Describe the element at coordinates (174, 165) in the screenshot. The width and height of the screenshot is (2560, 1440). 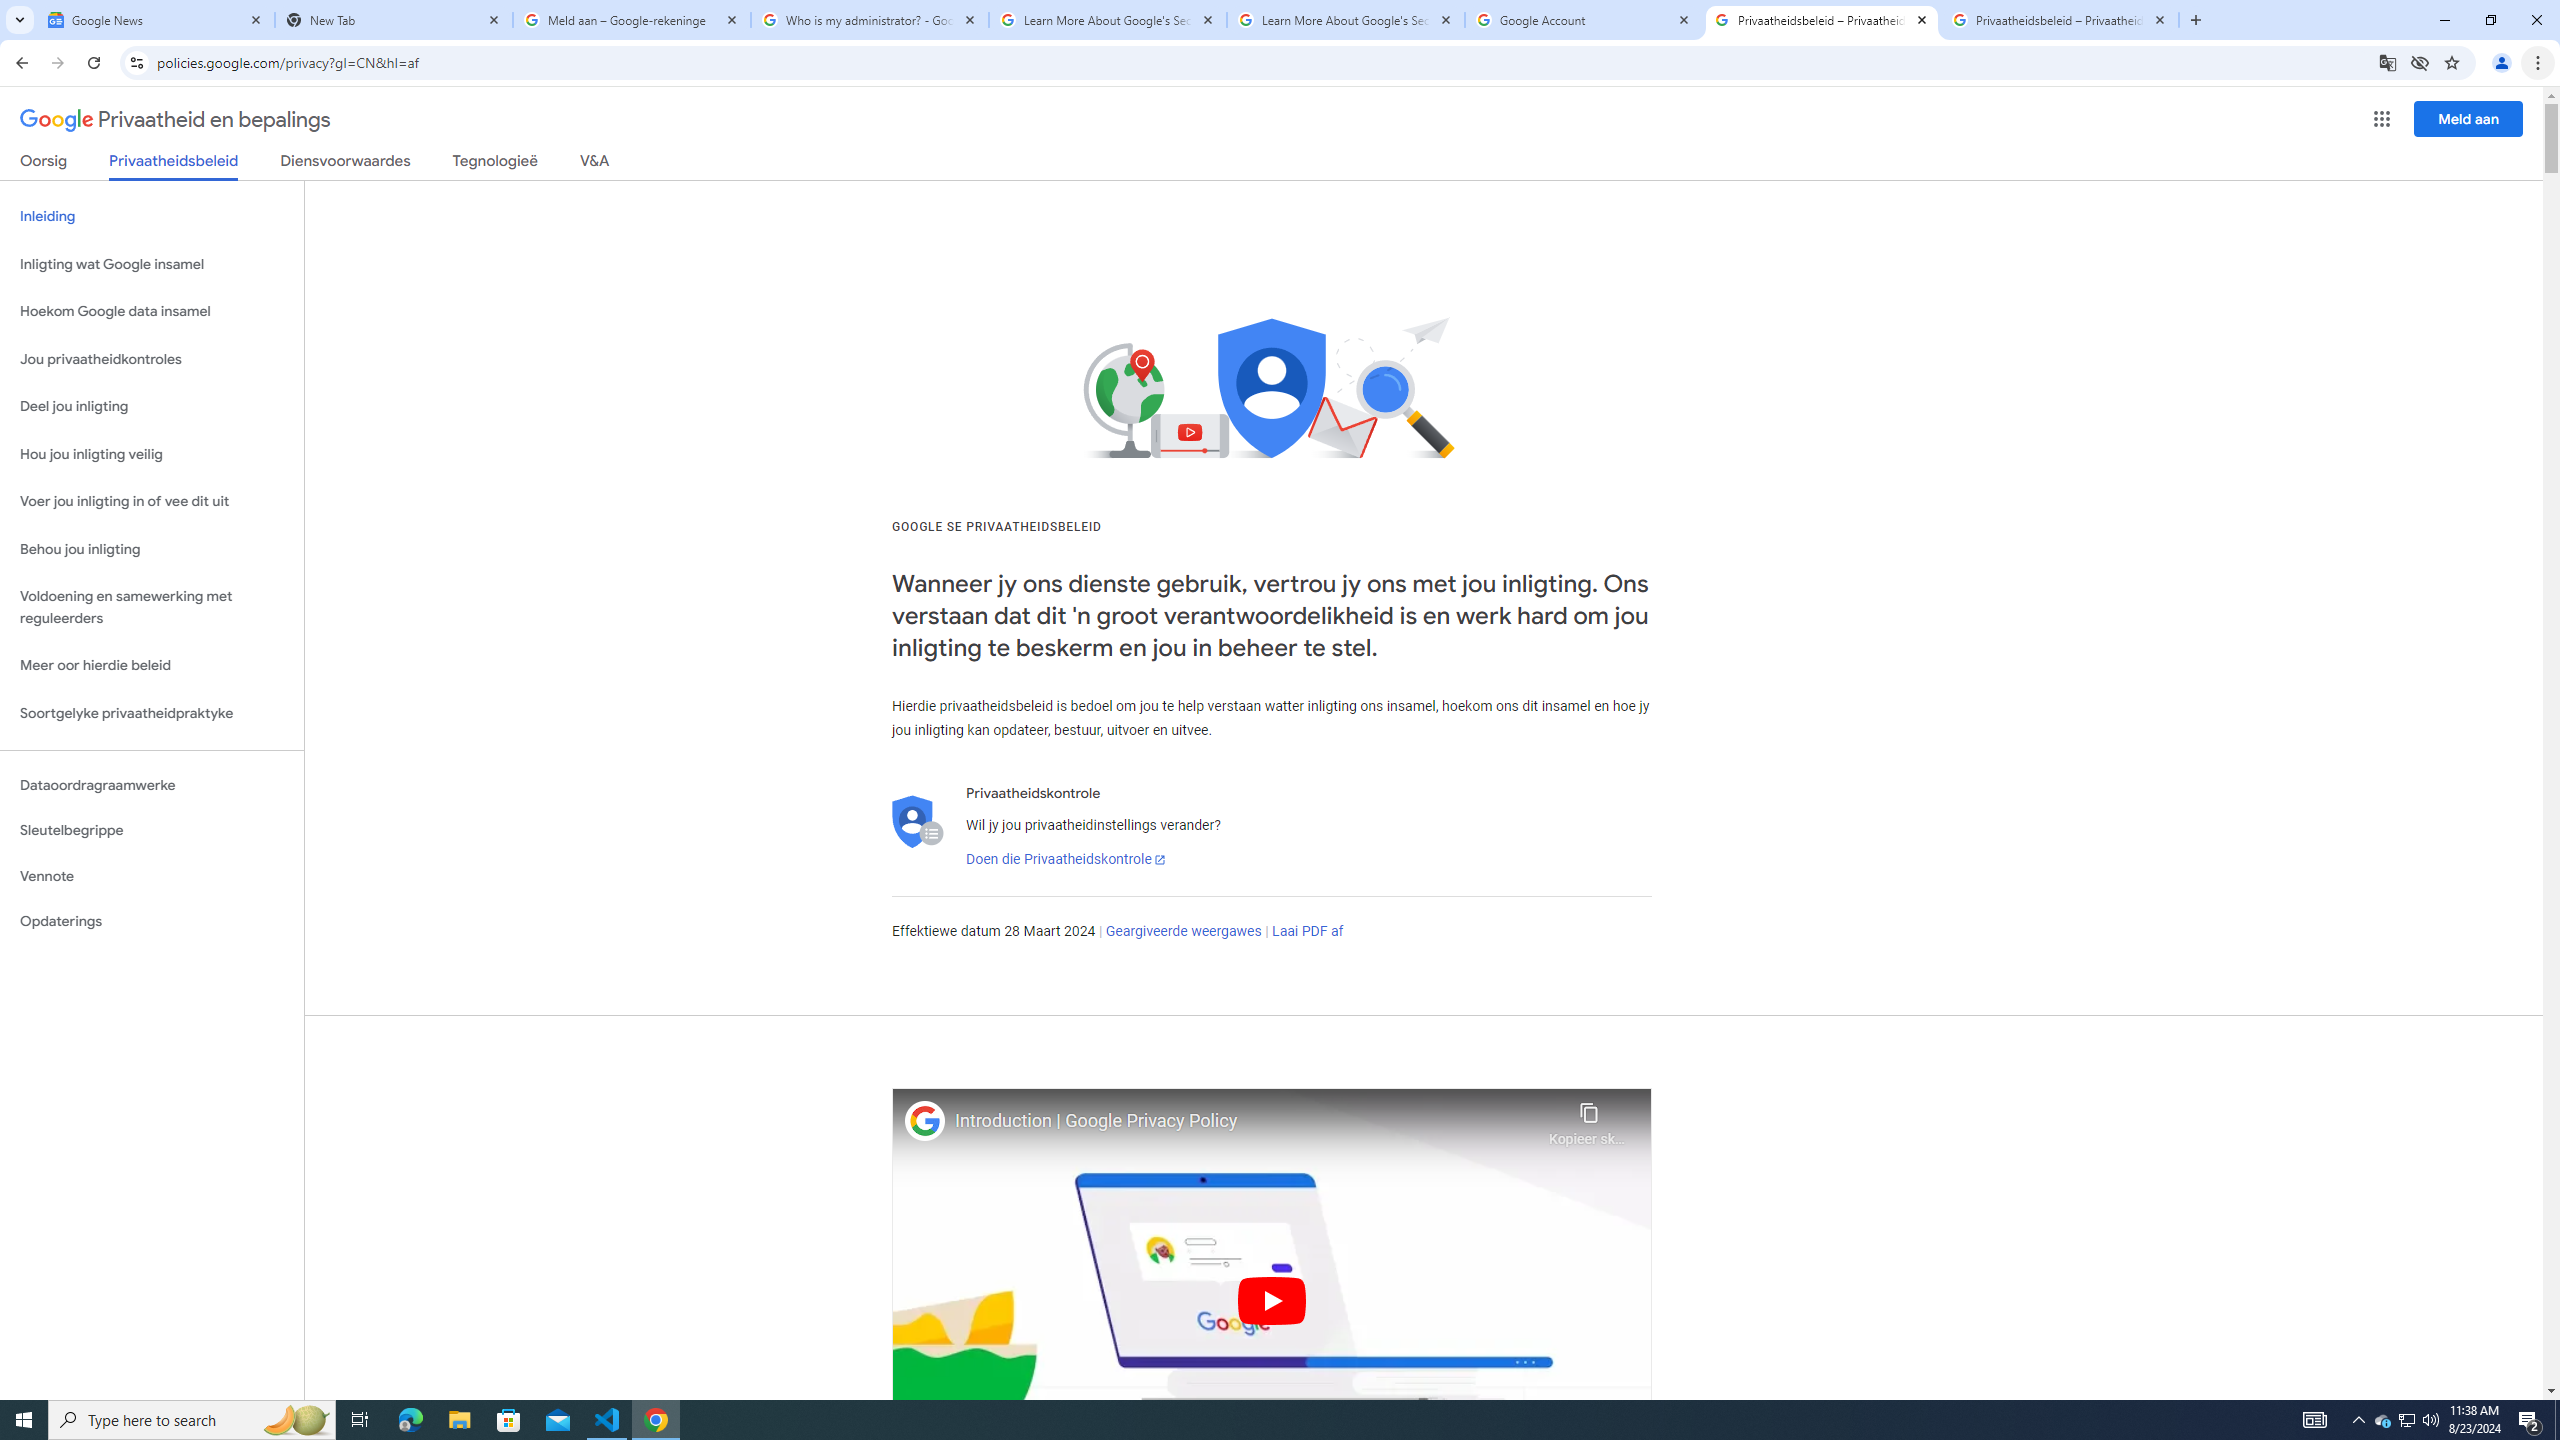
I see `'Privaatheidsbeleid'` at that location.